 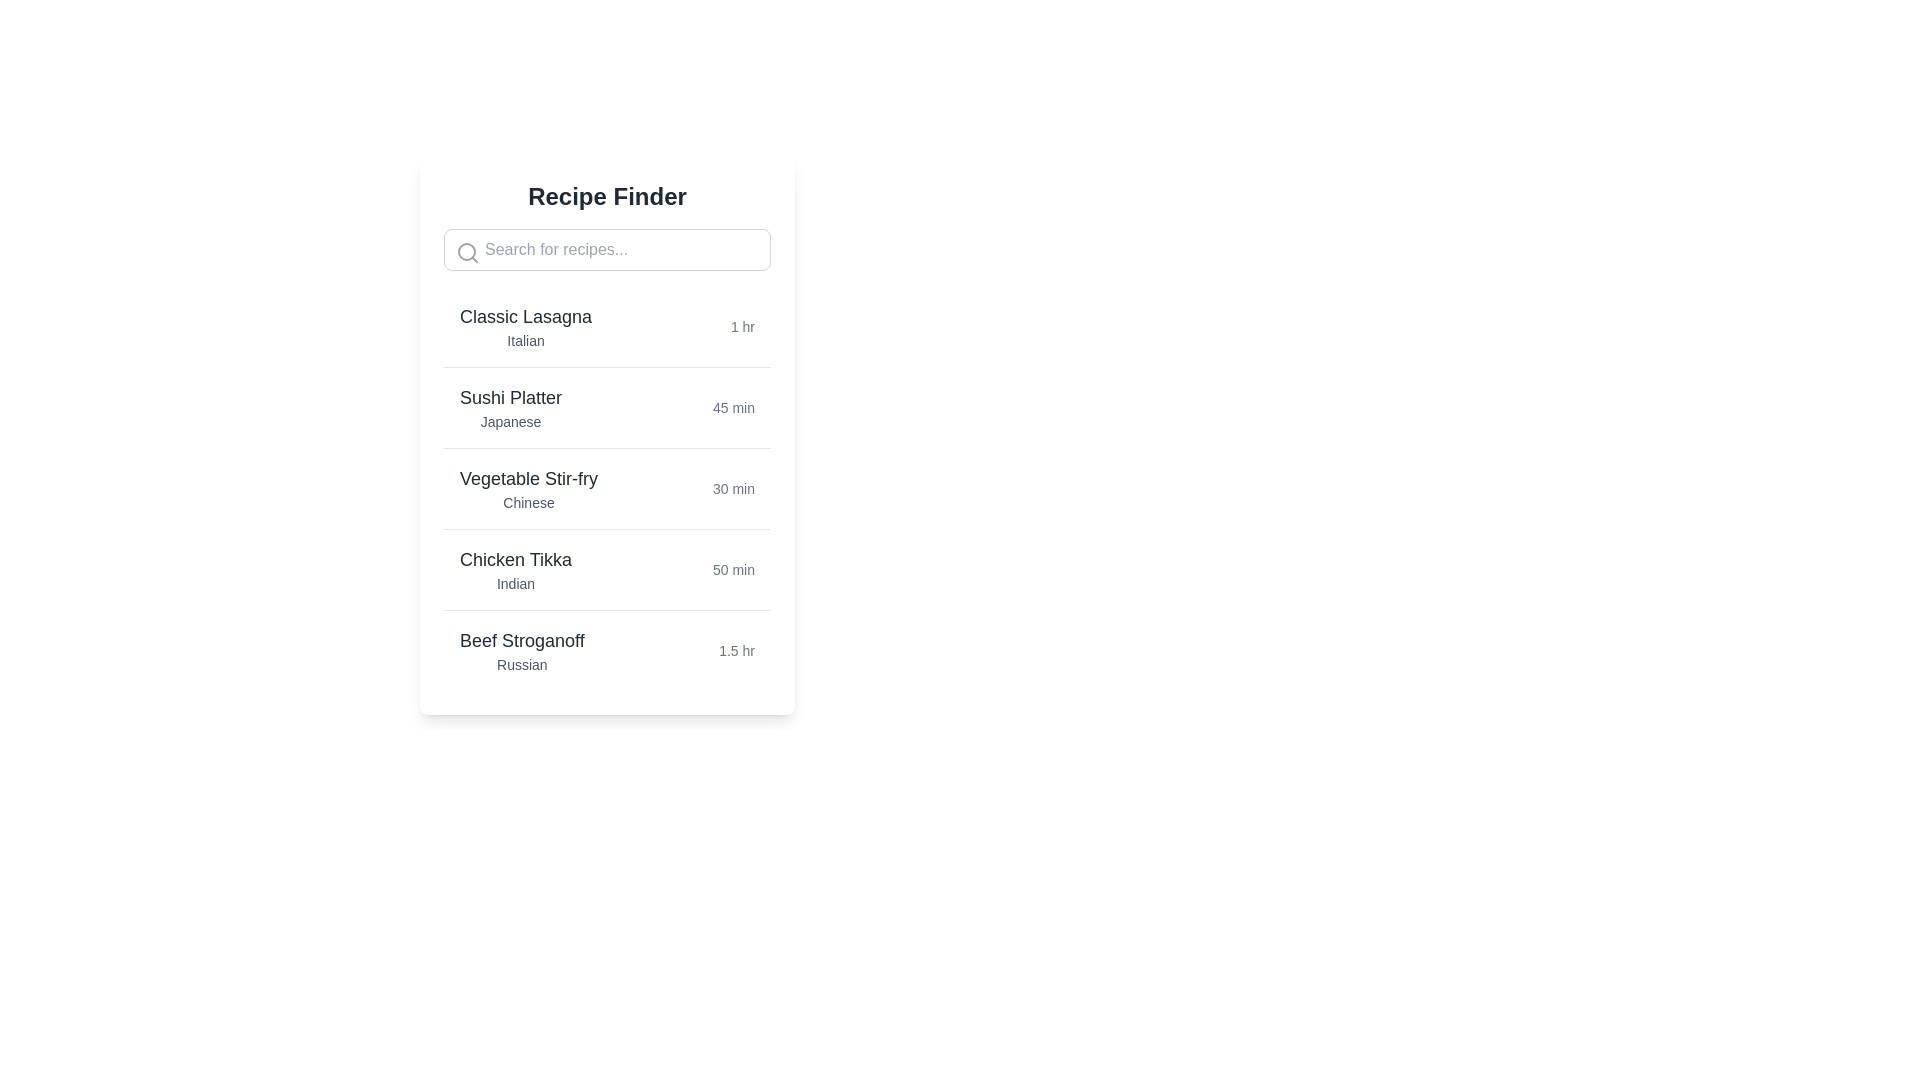 I want to click on text label displaying the recipe title 'Classic Lasagna' and its cuisine type 'Italian' located at the top section of the list in the 'Recipe Finder' interface, so click(x=526, y=326).